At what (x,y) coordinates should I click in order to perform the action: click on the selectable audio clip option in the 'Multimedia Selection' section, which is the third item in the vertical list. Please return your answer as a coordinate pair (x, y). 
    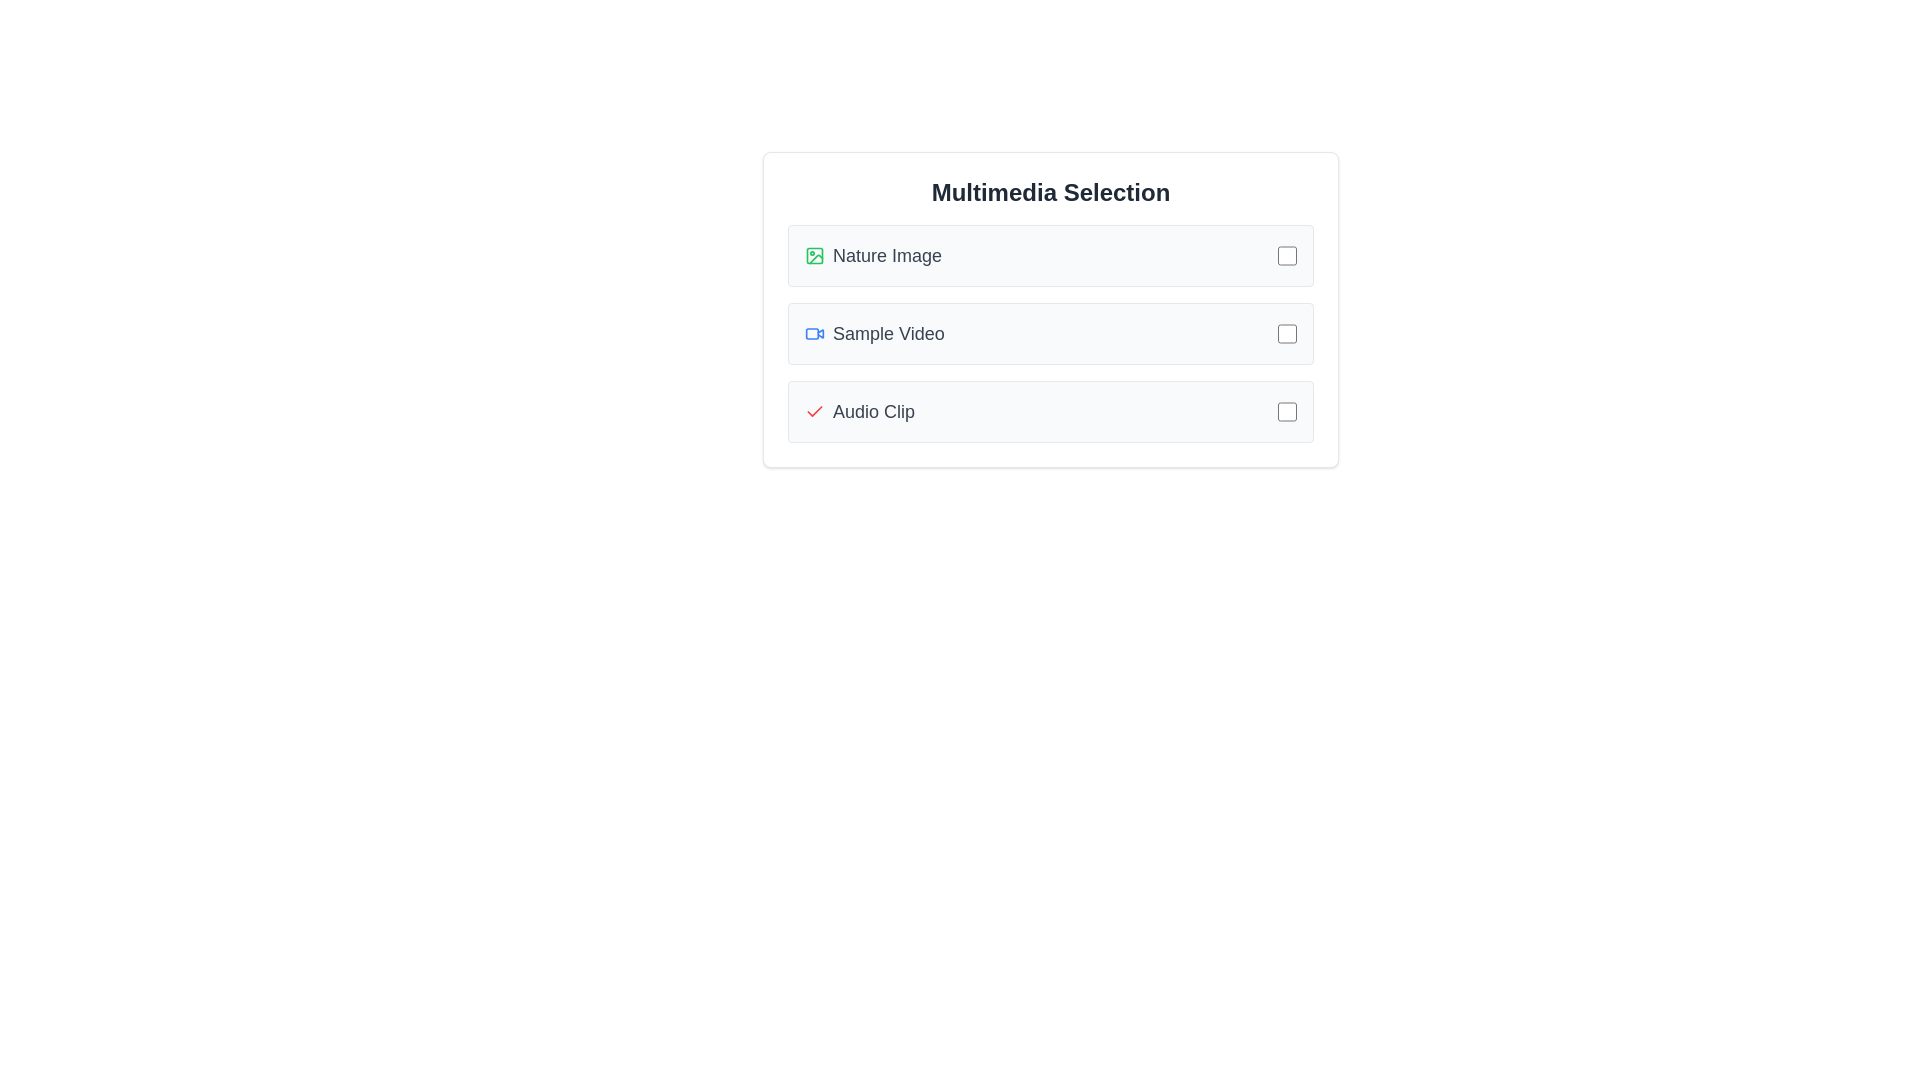
    Looking at the image, I should click on (1040, 411).